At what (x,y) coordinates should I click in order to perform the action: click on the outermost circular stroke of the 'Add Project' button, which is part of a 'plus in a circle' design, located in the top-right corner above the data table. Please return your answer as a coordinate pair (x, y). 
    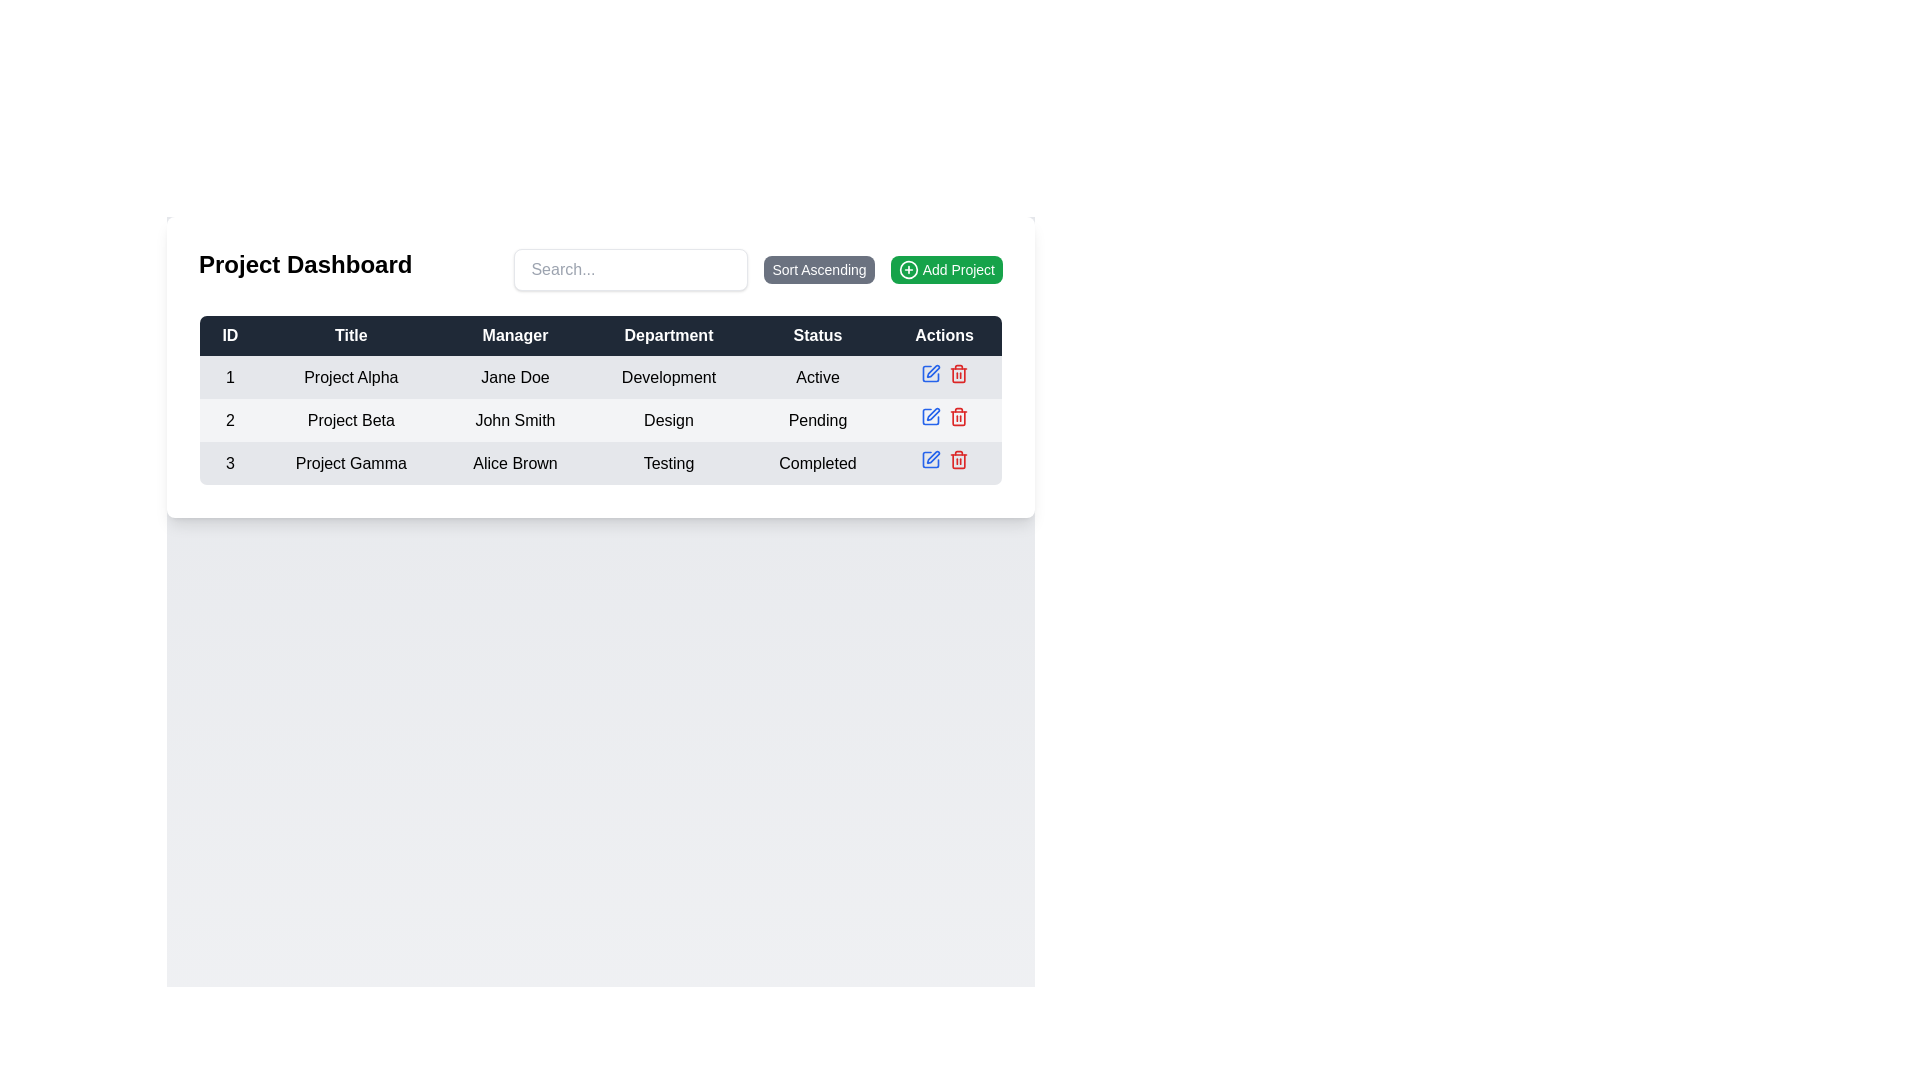
    Looking at the image, I should click on (907, 270).